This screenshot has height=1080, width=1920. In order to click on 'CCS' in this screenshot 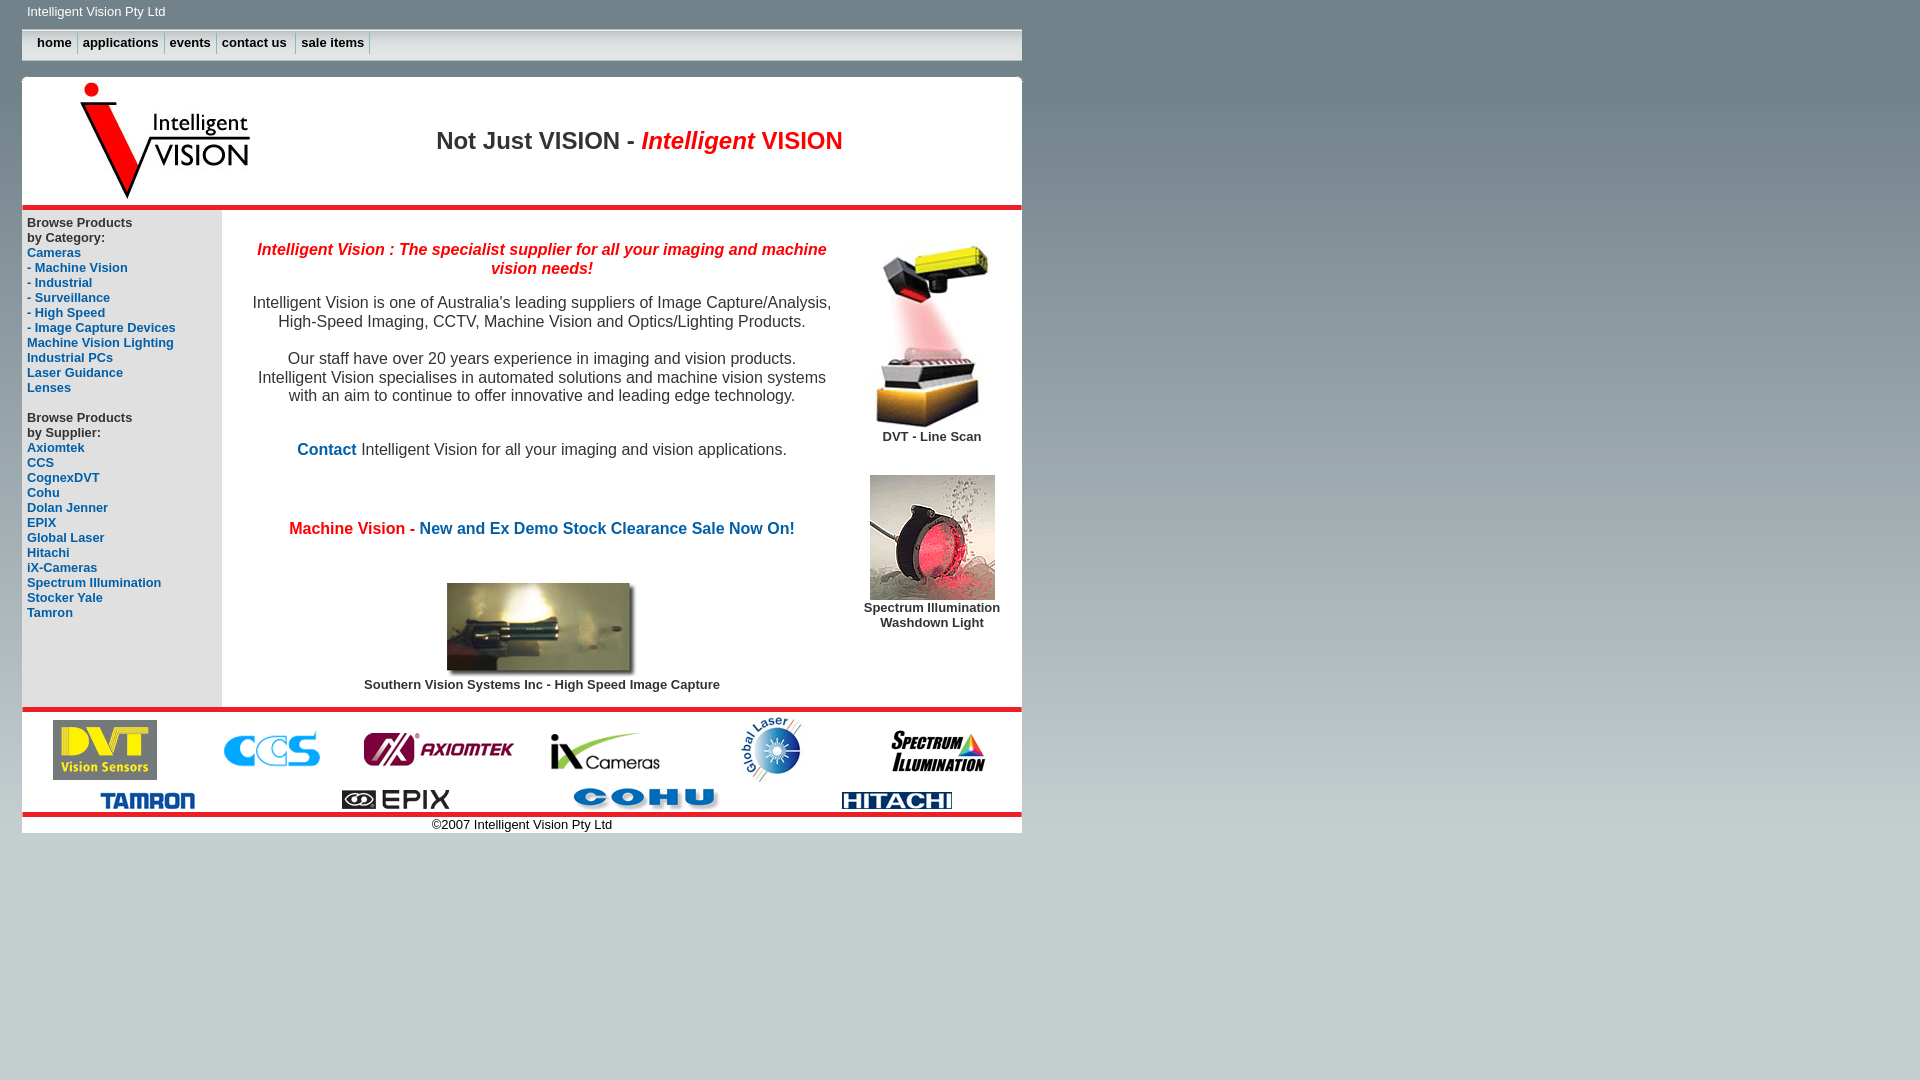, I will do `click(40, 462)`.